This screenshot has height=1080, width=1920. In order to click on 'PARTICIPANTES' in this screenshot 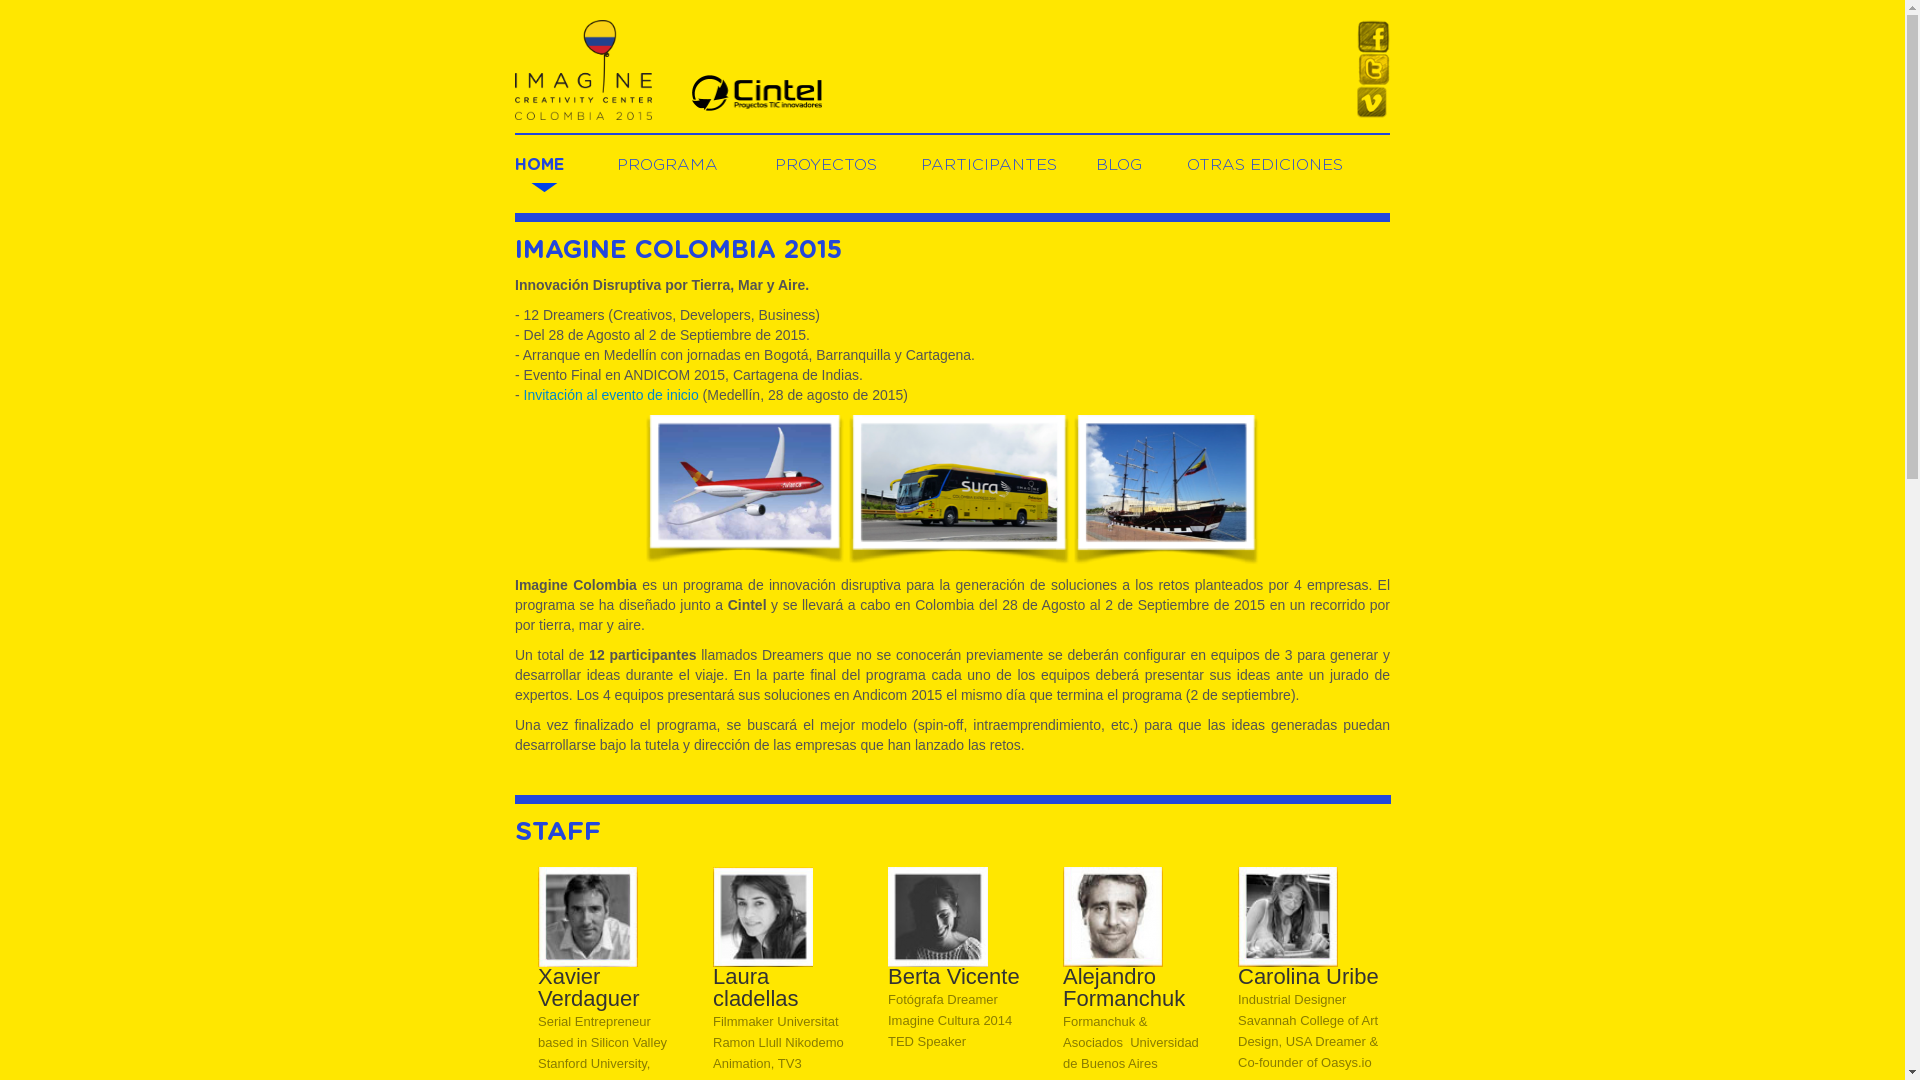, I will do `click(988, 164)`.